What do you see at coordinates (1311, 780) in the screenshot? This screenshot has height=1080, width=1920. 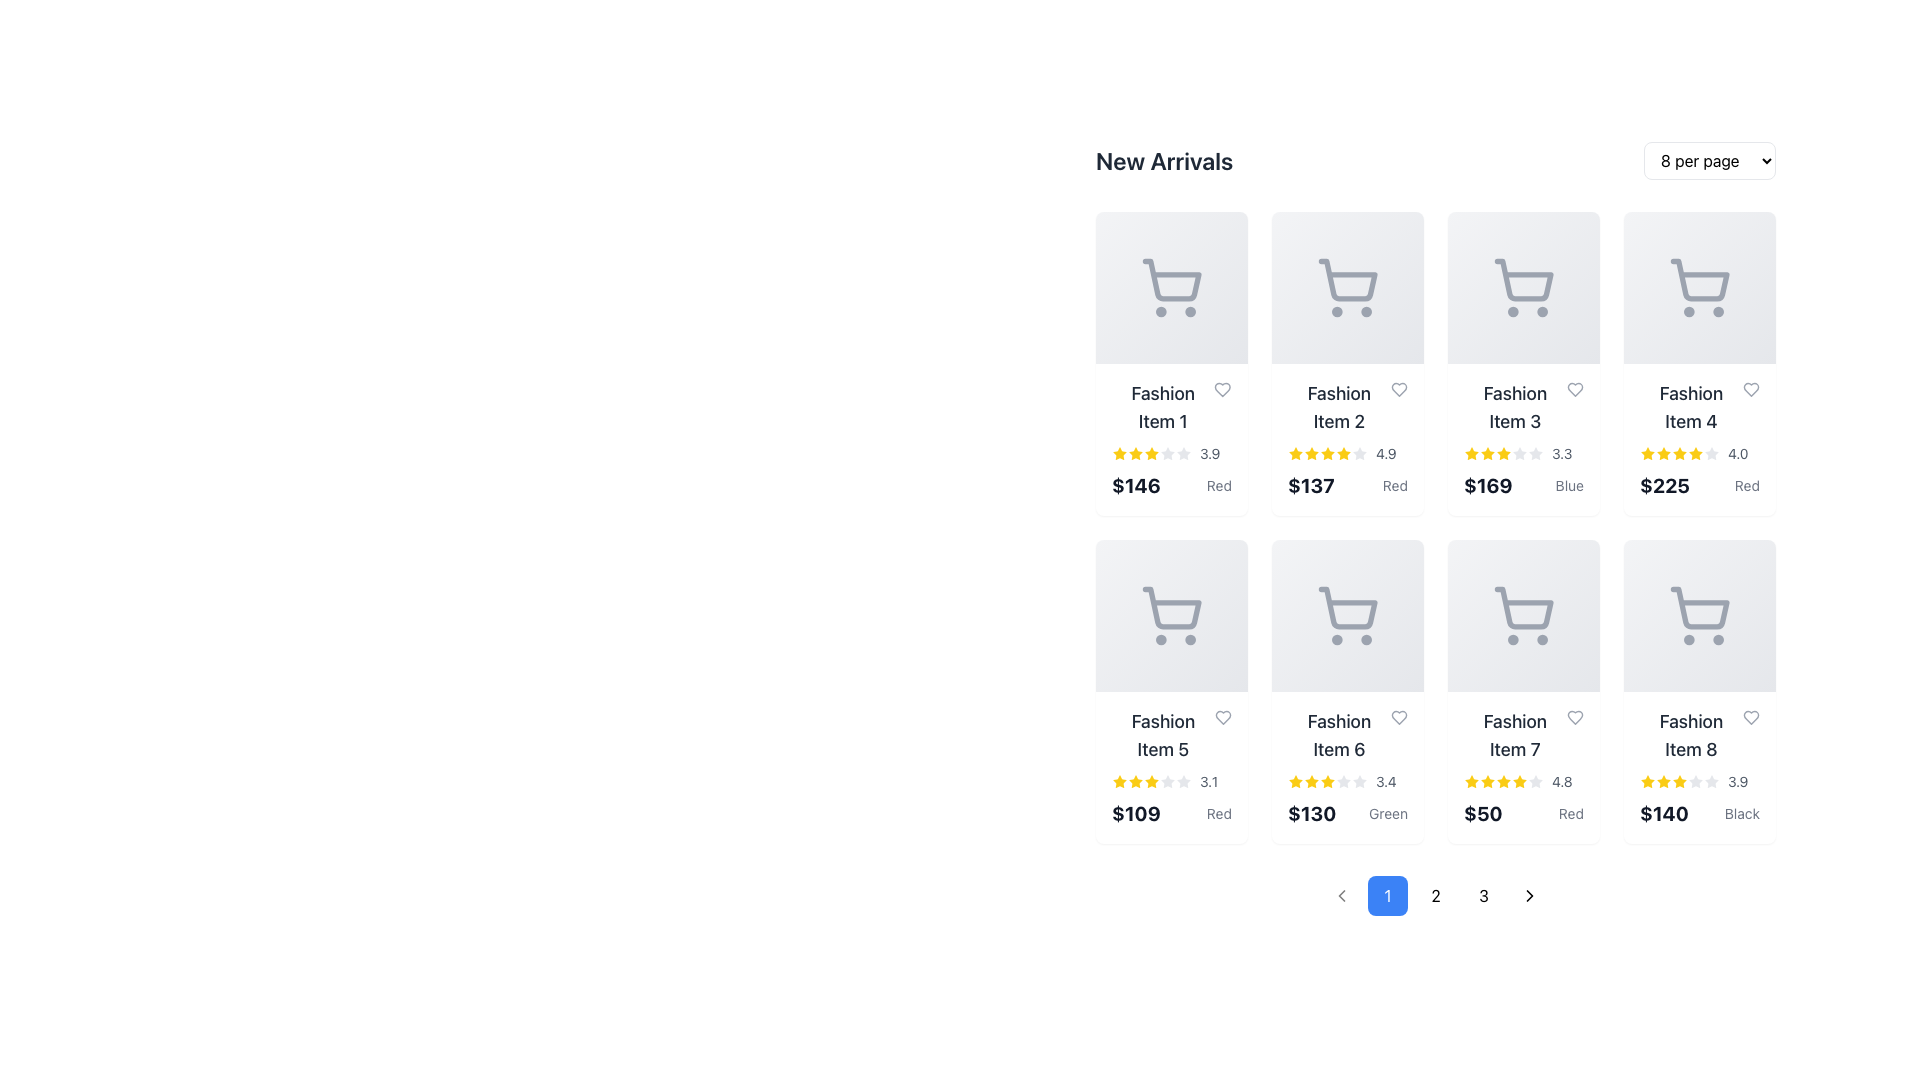 I see `the third star icon in the star rating system for 'Fashion Item 6', which visually represents part of a 3.4 rating` at bounding box center [1311, 780].